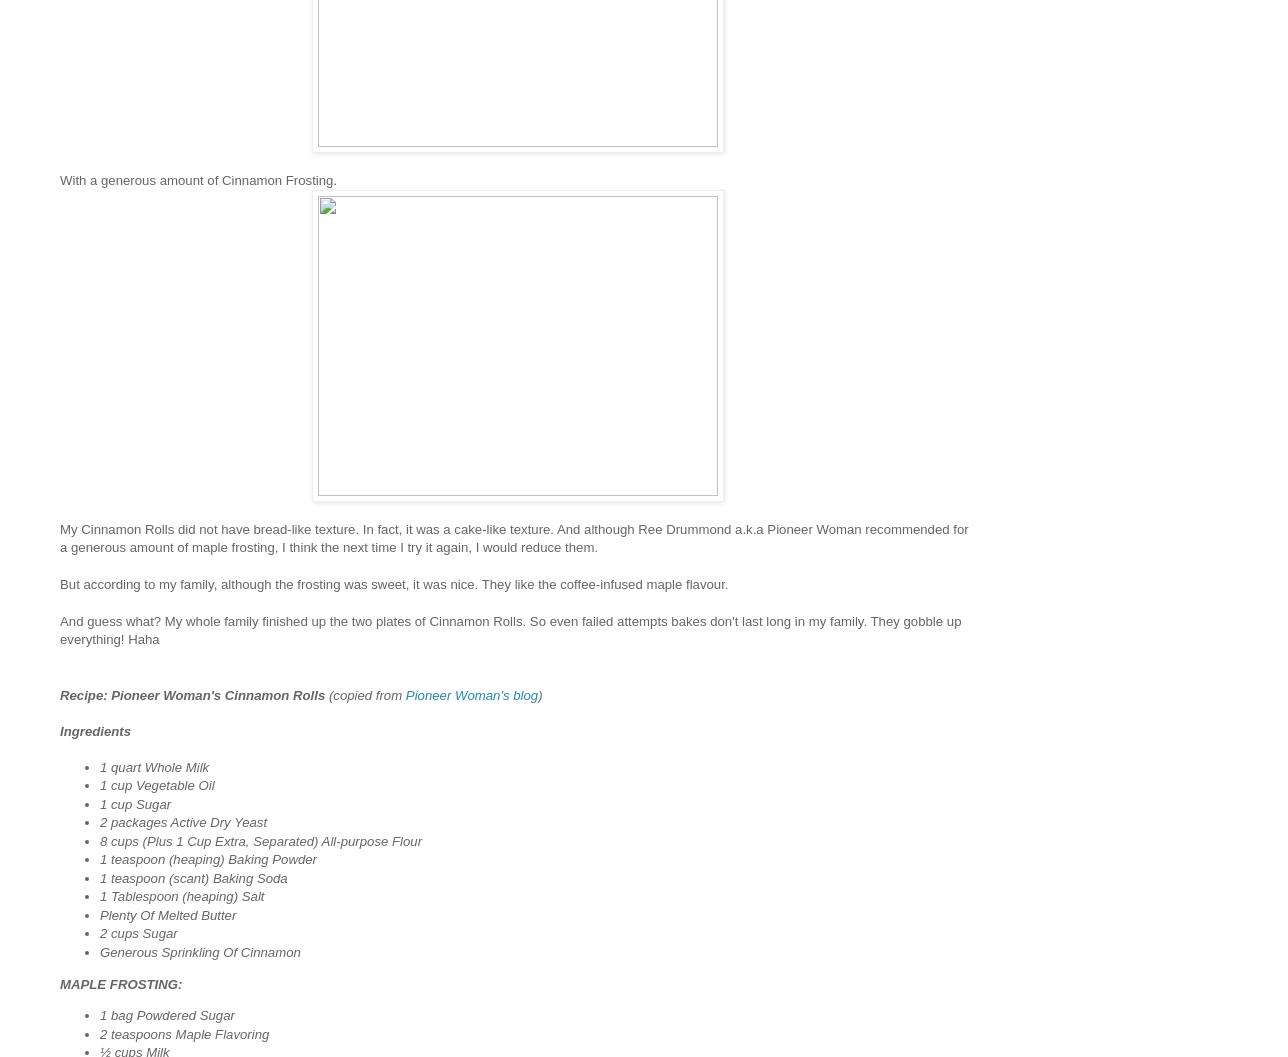 Image resolution: width=1288 pixels, height=1057 pixels. What do you see at coordinates (365, 693) in the screenshot?
I see `'(copied from'` at bounding box center [365, 693].